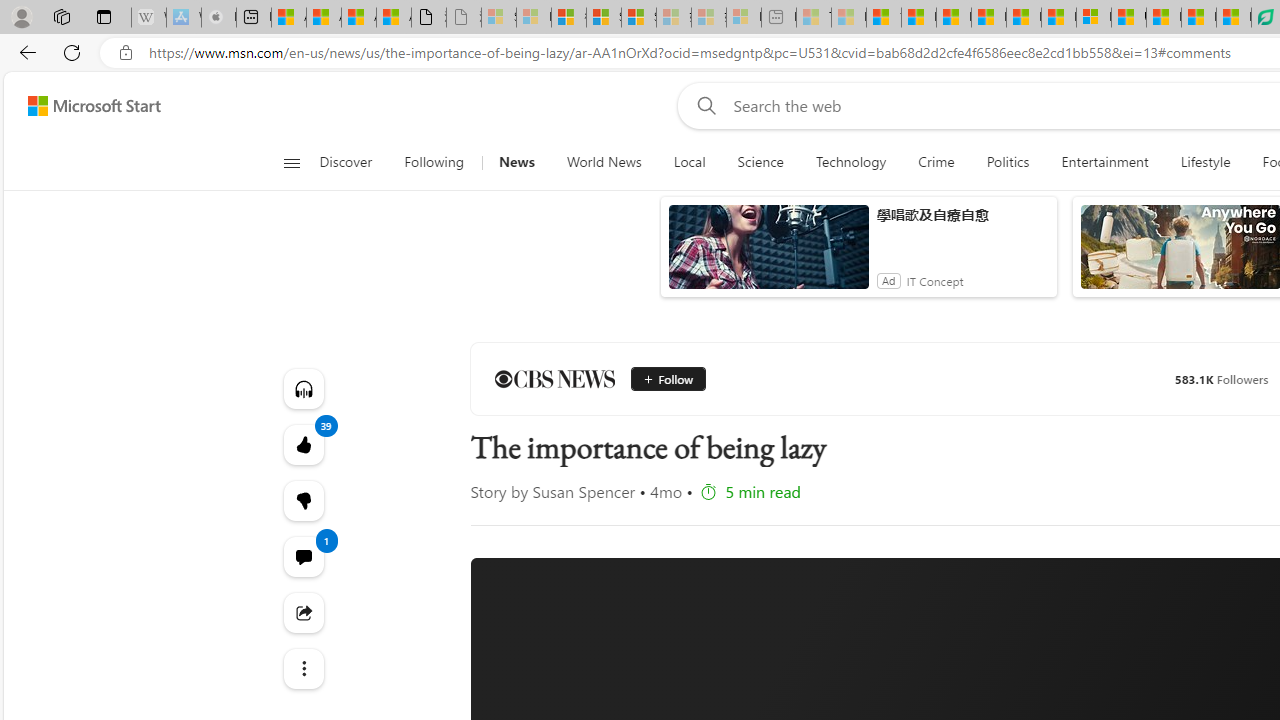  I want to click on 'Listen to this article', so click(302, 388).